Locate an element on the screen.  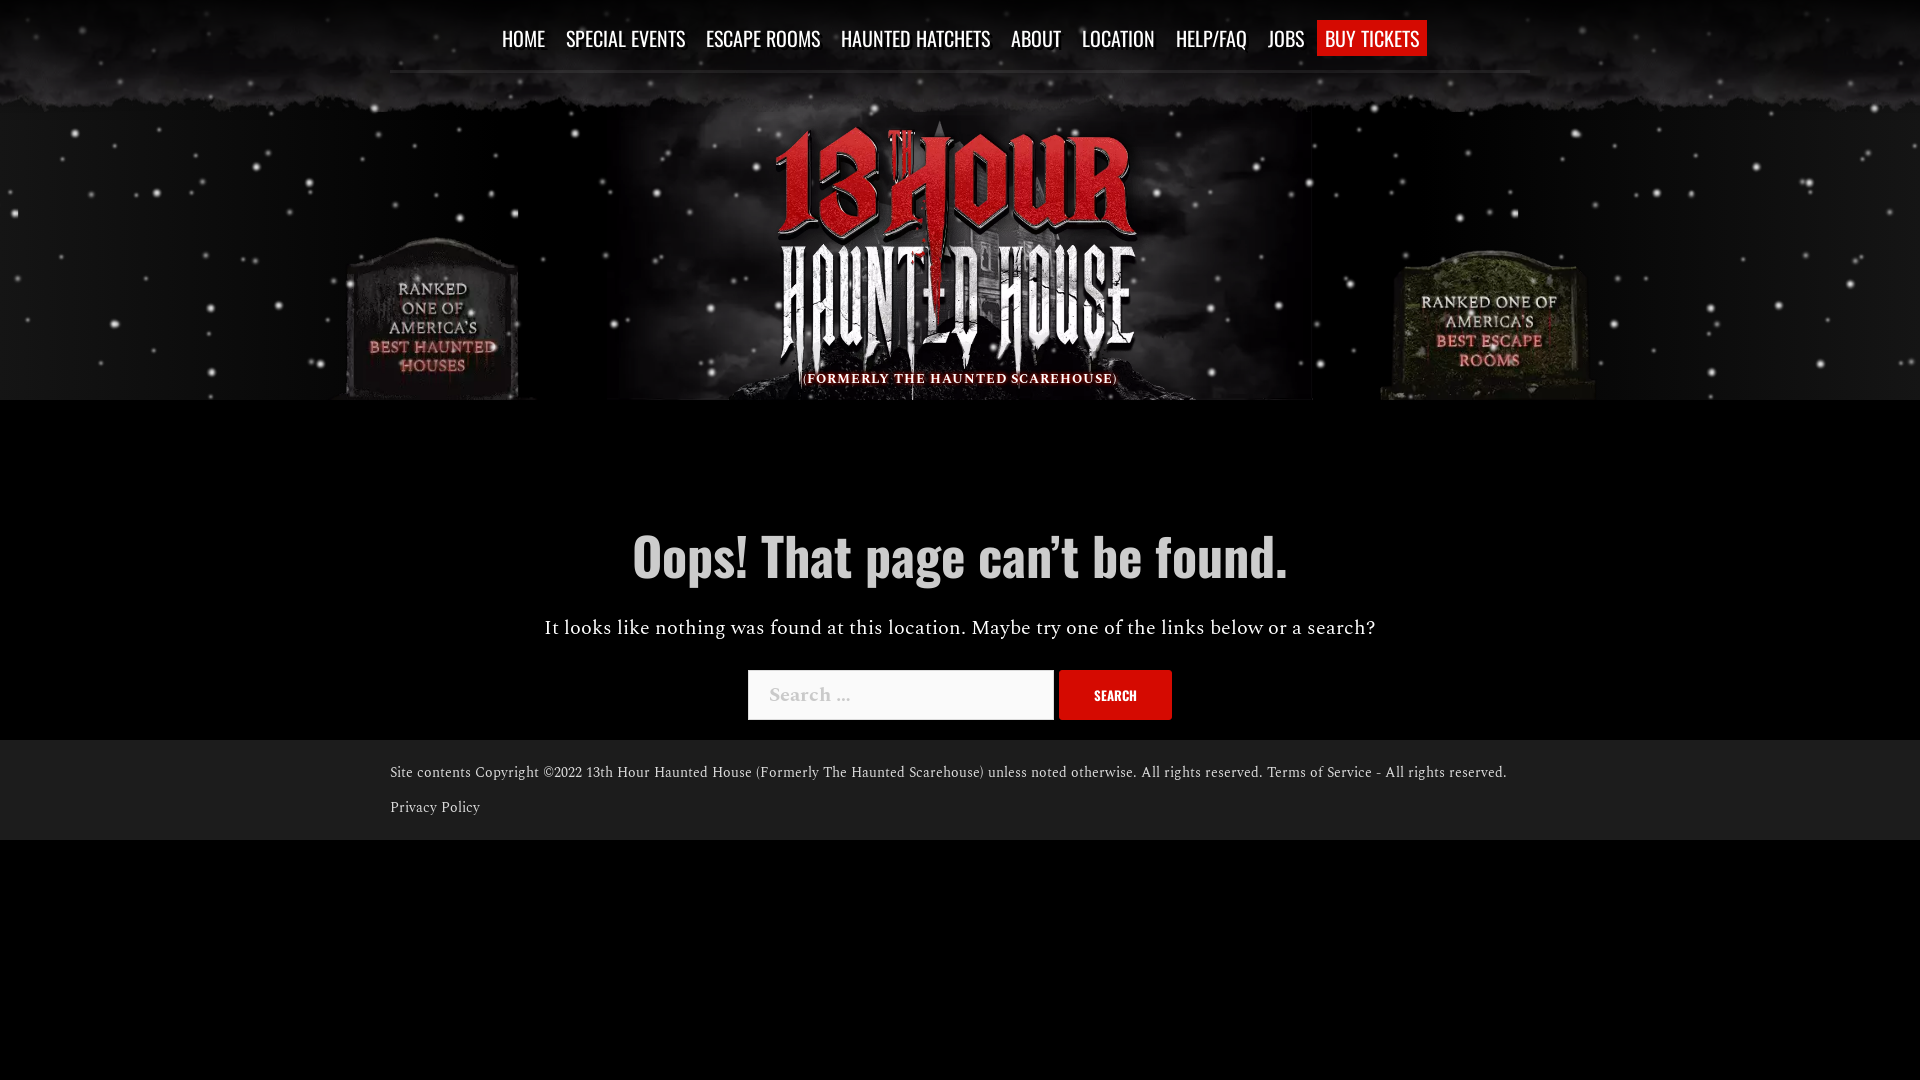
'Terms of Service' is located at coordinates (1319, 771).